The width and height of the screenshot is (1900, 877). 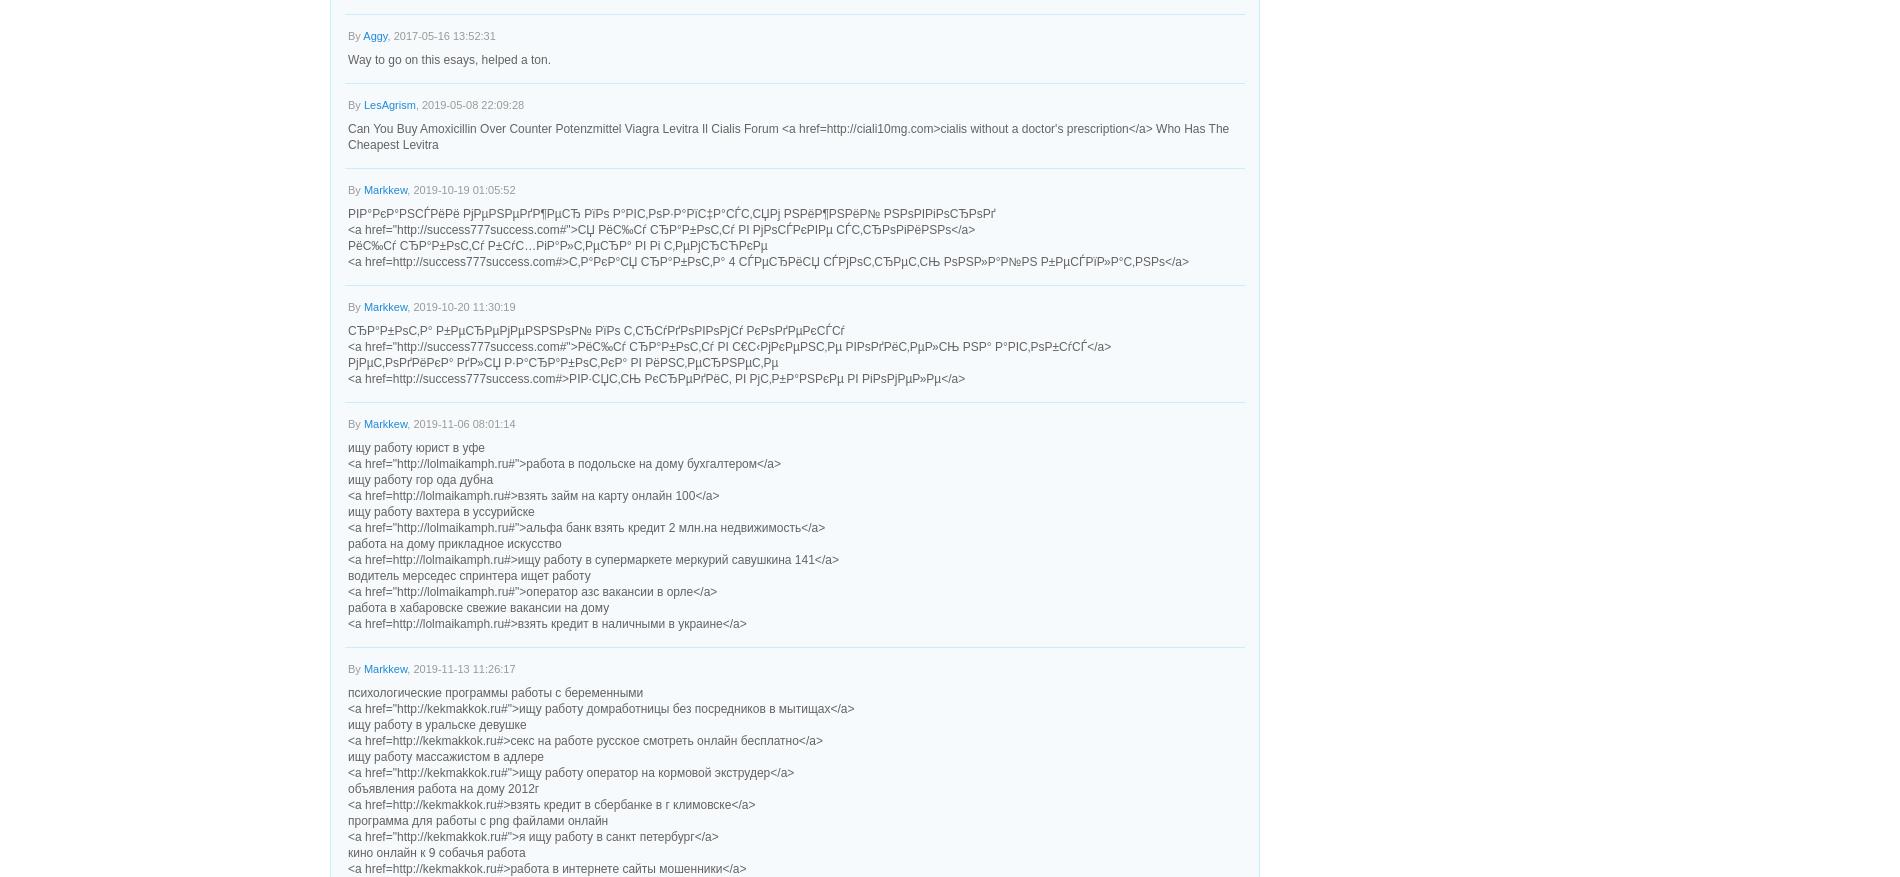 What do you see at coordinates (656, 379) in the screenshot?
I see `'<a href=http://success777success.com#>РІР·СЏС‚СЊ РєСЂРµРґРёС‚ РІ РјС‚Р±Р°РЅРєРµ РІ РіРѕРјРµР»Рµ</a>'` at bounding box center [656, 379].